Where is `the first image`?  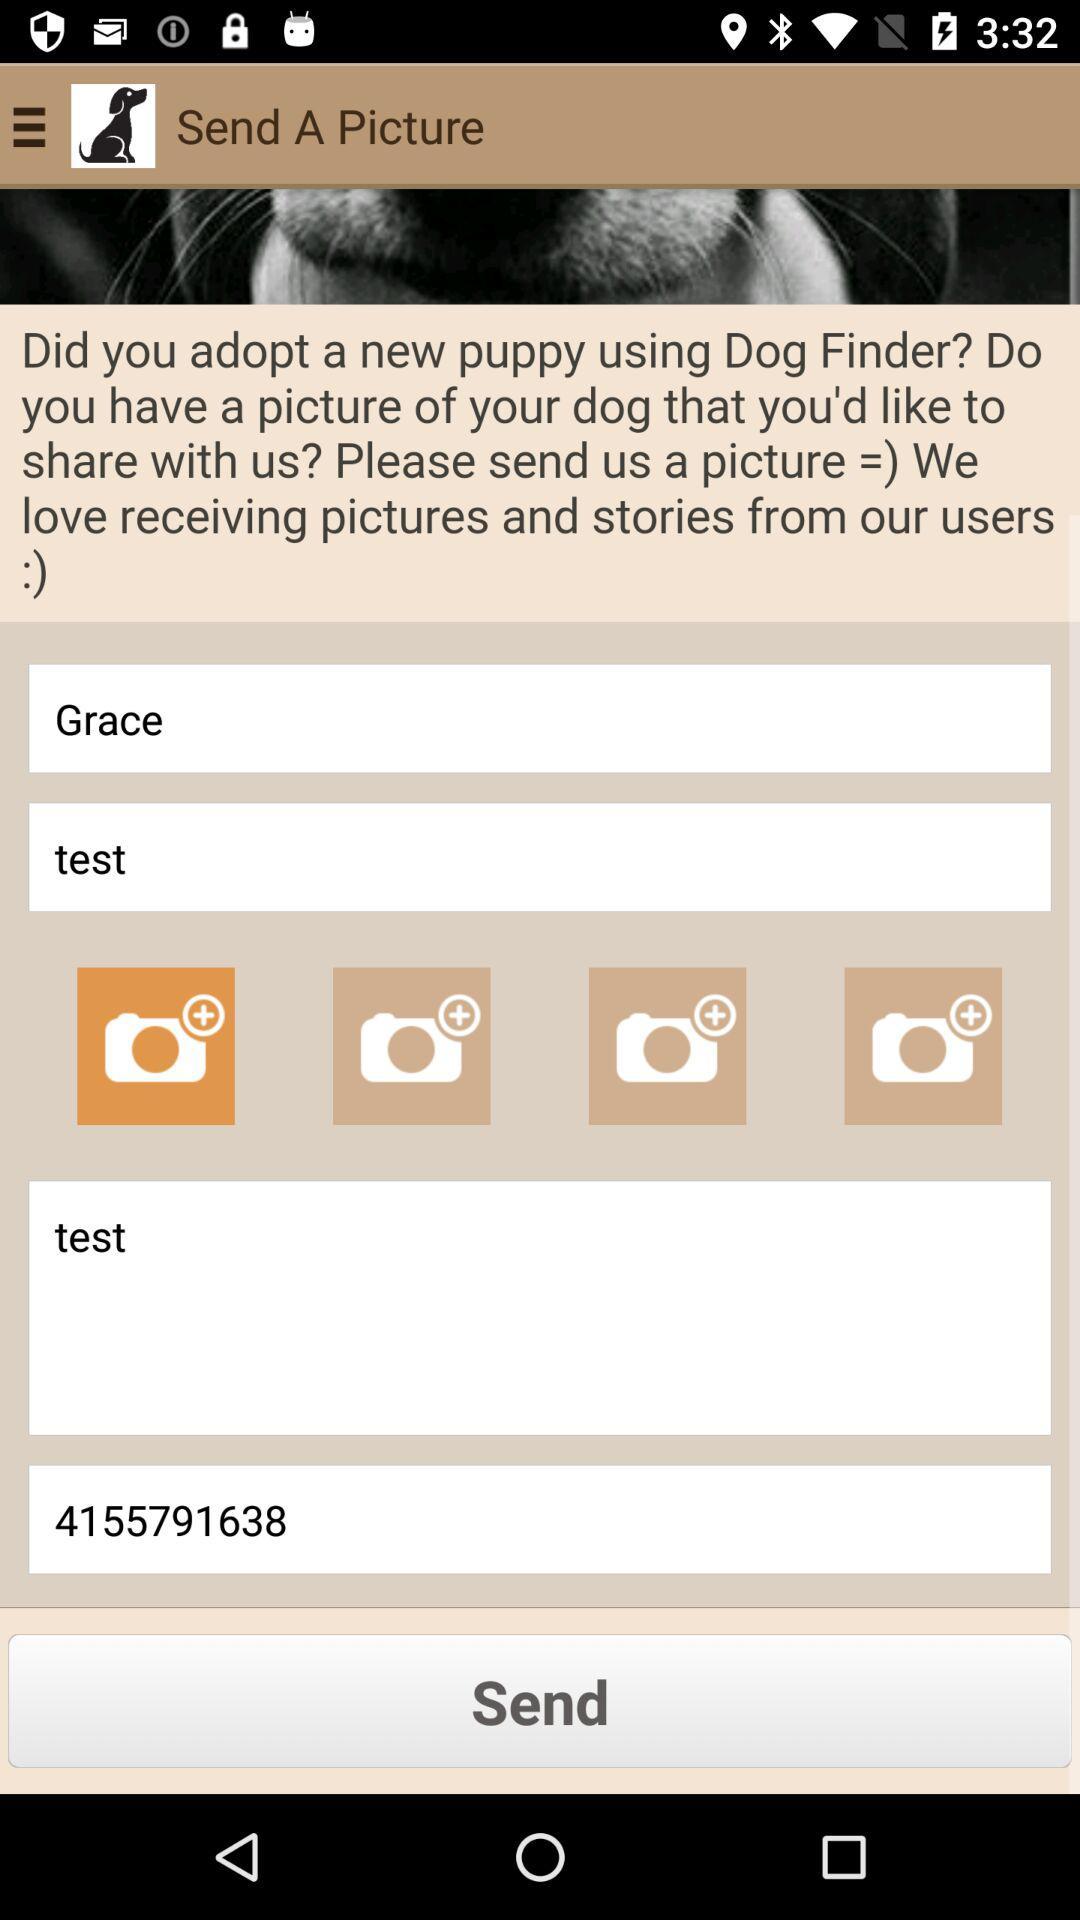 the first image is located at coordinates (154, 1045).